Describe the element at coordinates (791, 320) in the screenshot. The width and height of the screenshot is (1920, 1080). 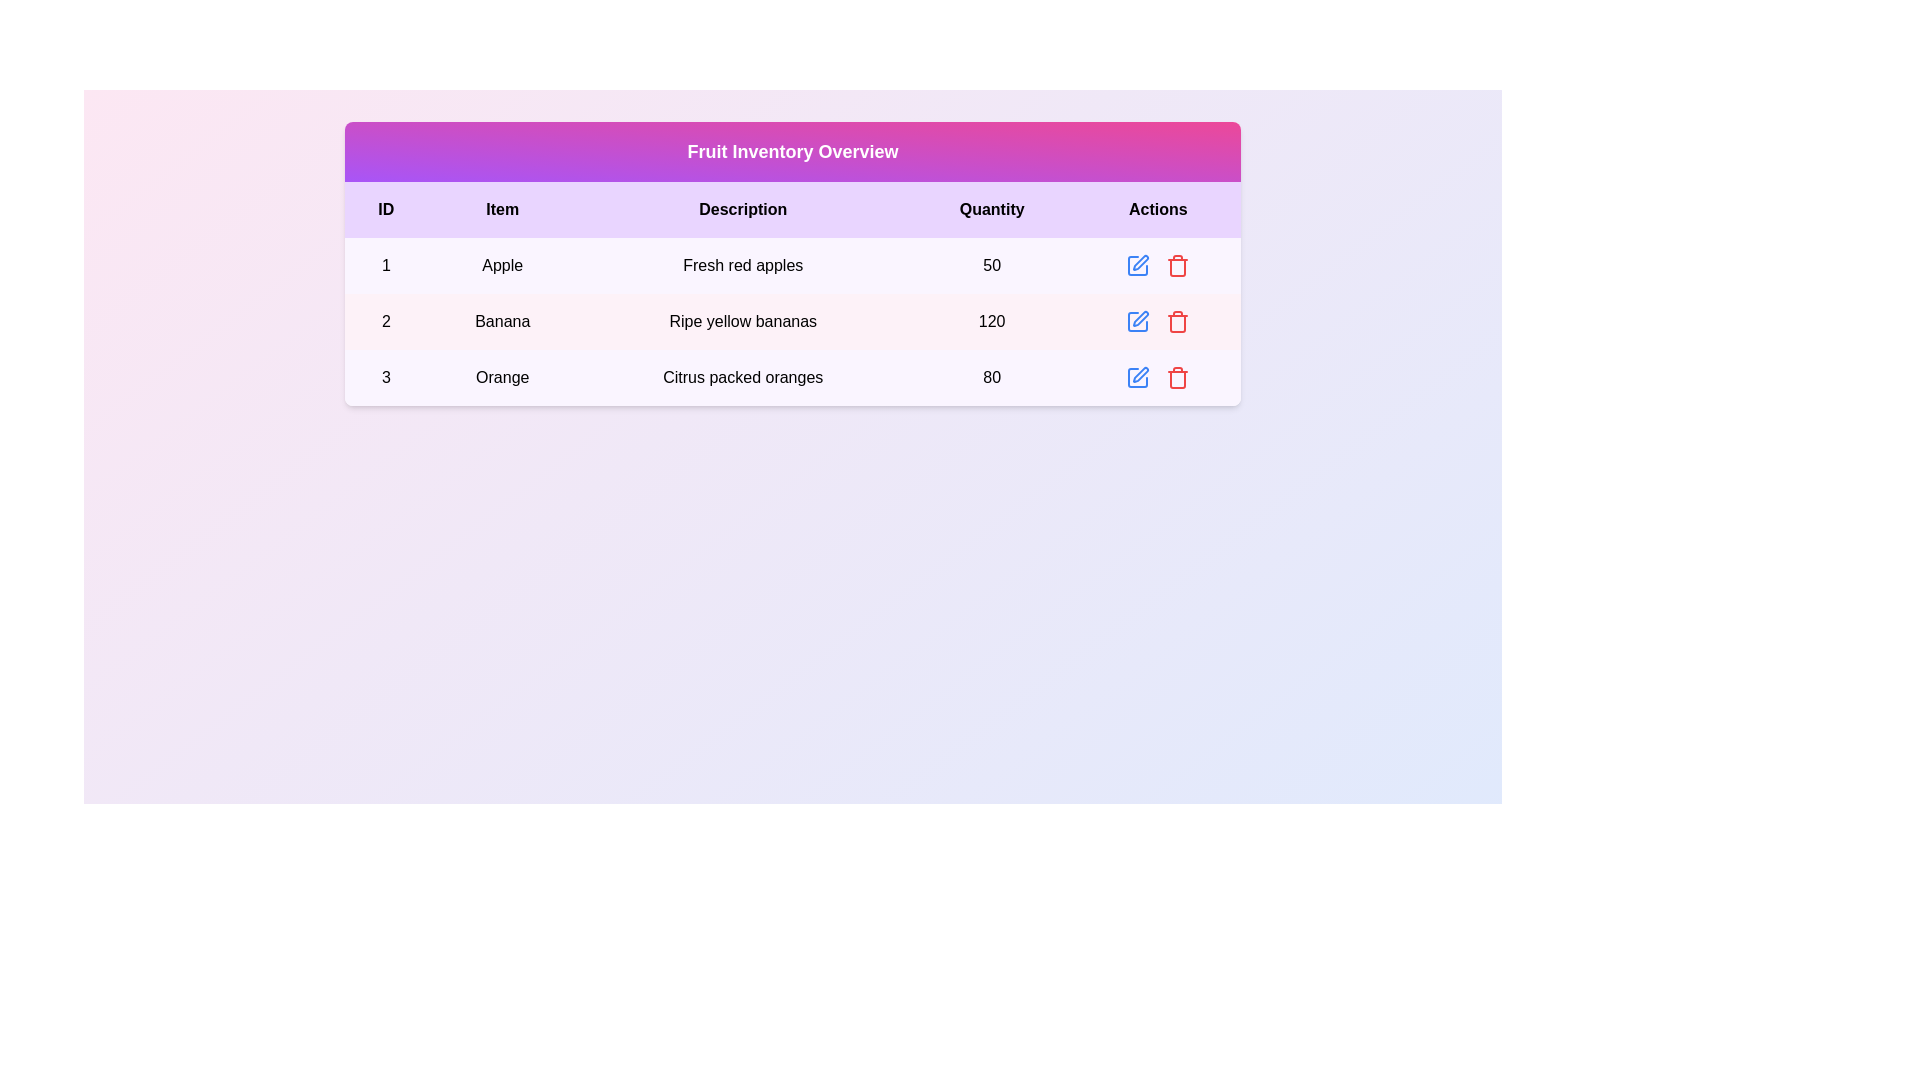
I see `the row corresponding to 2` at that location.